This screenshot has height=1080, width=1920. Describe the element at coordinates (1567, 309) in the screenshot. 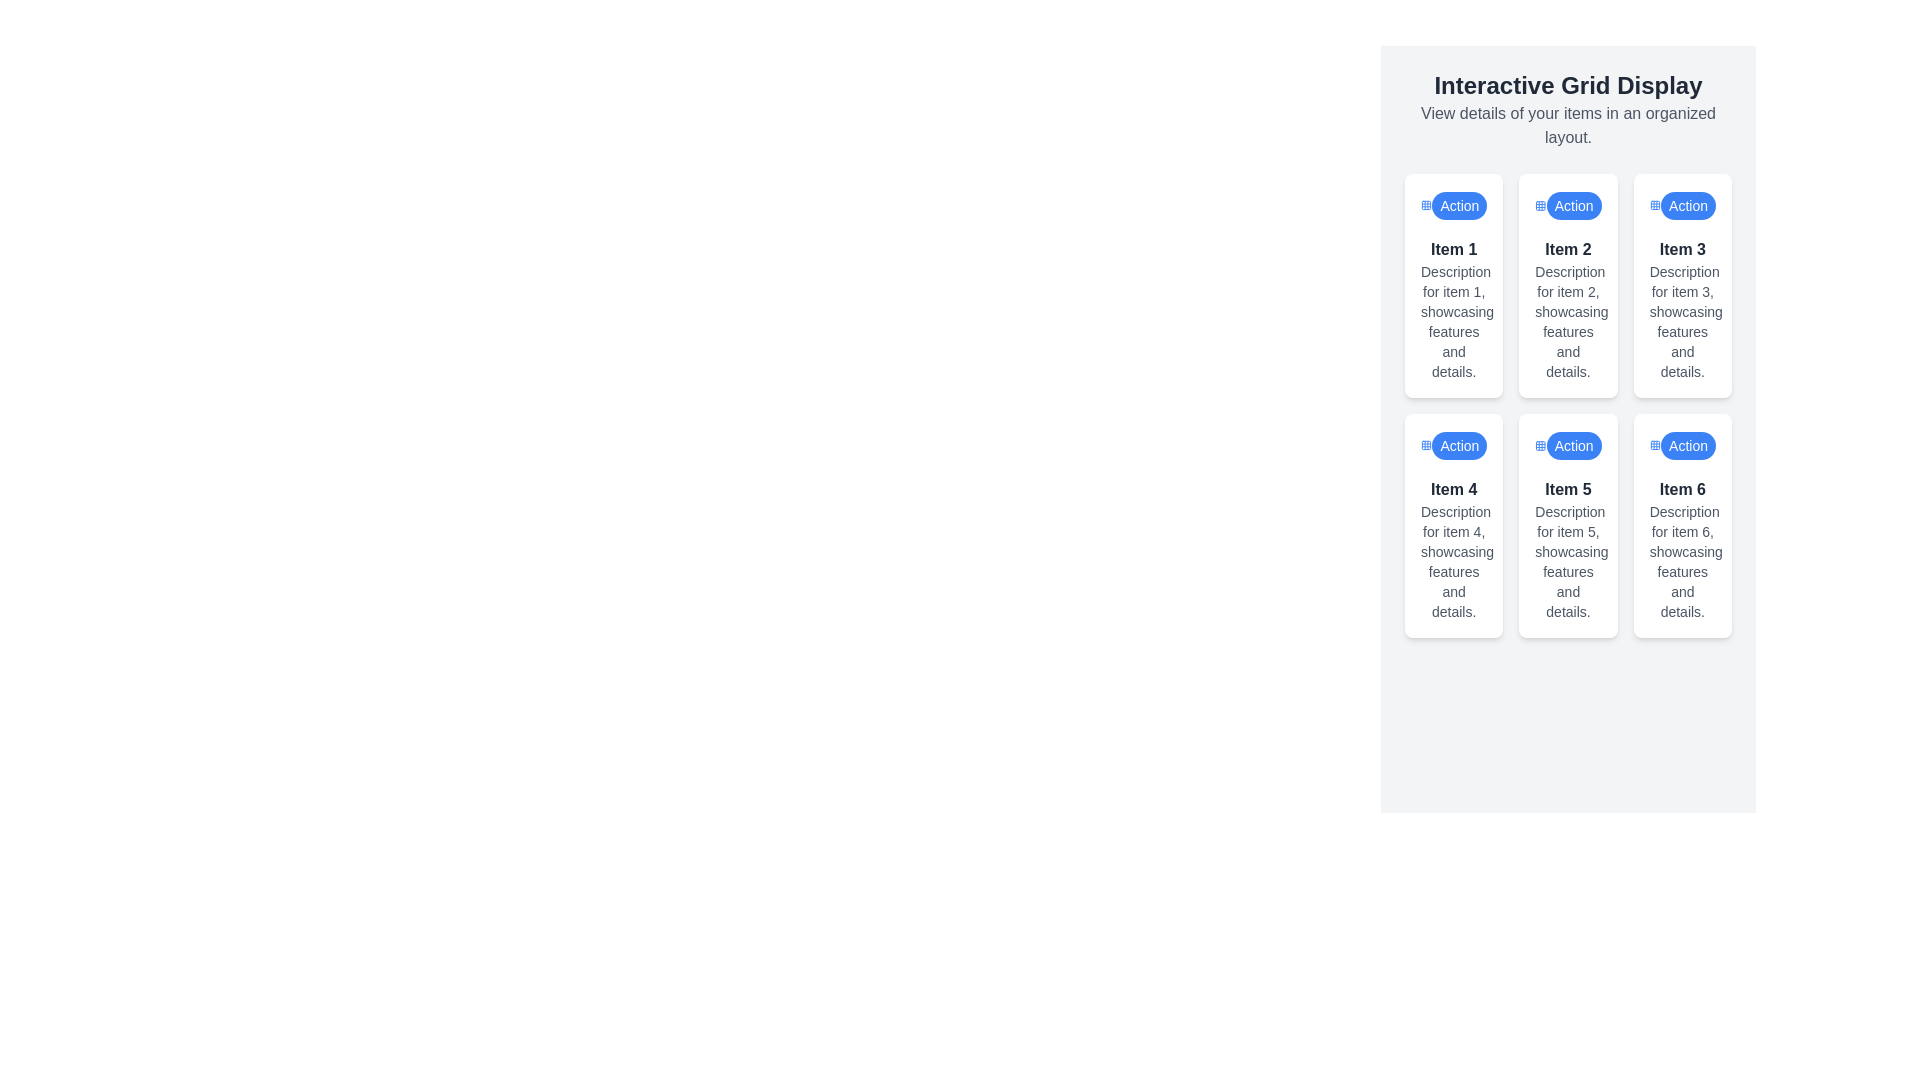

I see `the textual content display labeled 'Item 2' which features a title in bold, dark-gray font and a description in lighter-gray font, located in the second column of the grid layout` at that location.